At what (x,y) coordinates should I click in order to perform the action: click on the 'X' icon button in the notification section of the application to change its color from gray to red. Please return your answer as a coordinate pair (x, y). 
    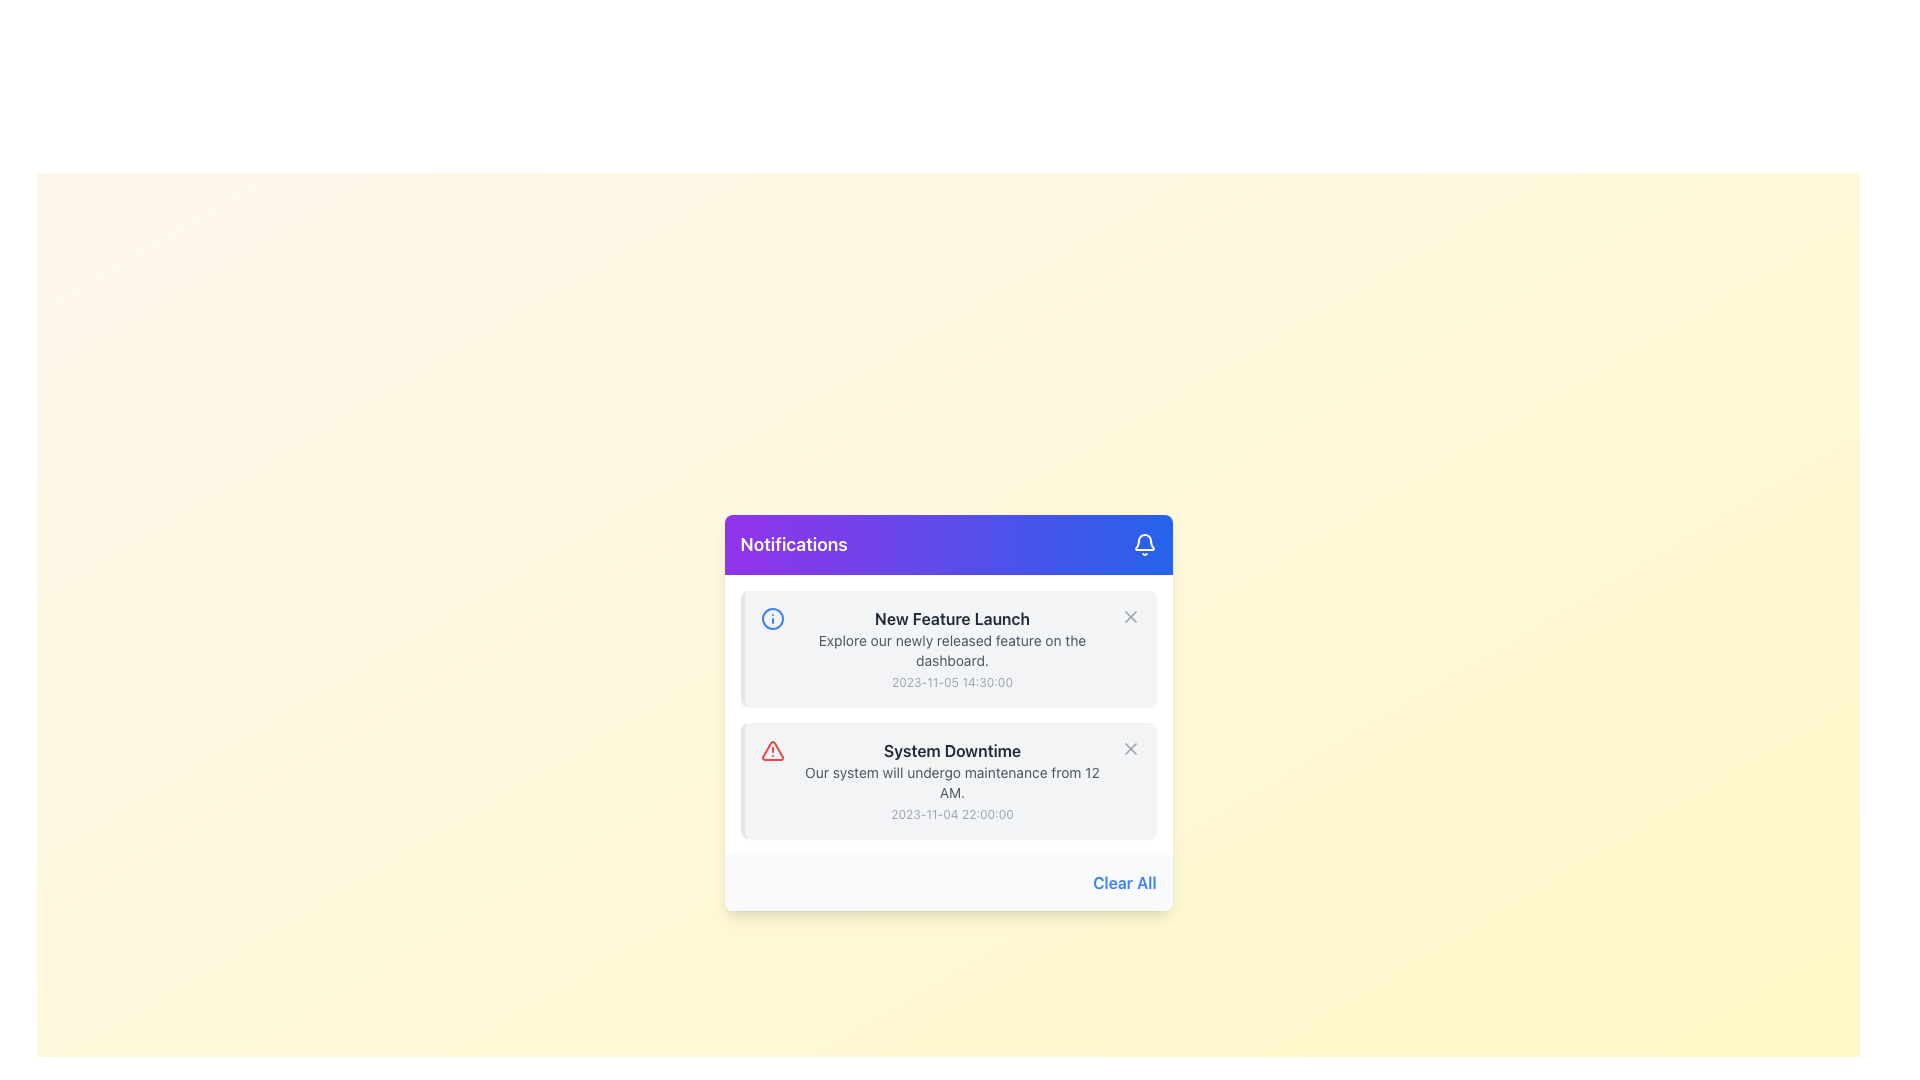
    Looking at the image, I should click on (1130, 616).